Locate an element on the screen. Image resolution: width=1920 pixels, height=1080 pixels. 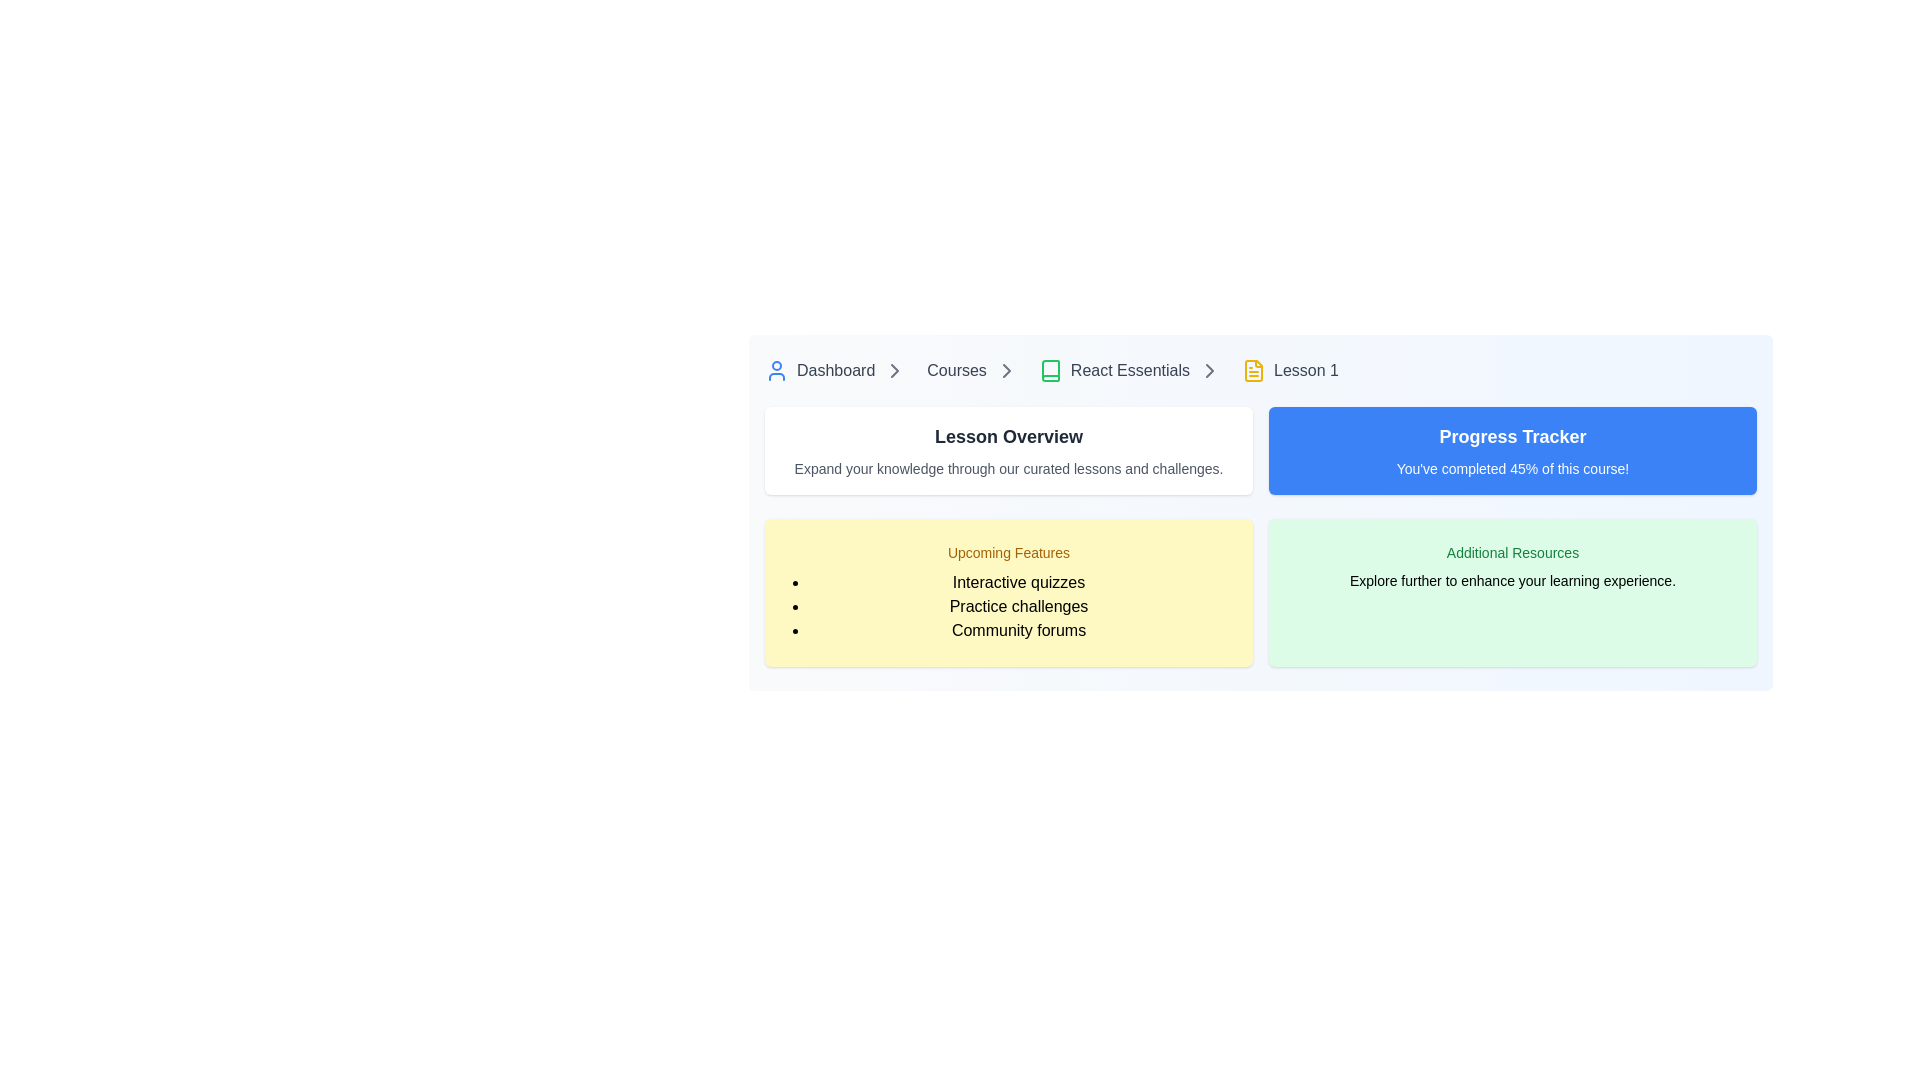
the Text block element containing the header 'Lesson Overview' and the description 'Expand your knowledge through our curated lessons and challenges.' is located at coordinates (1008, 451).